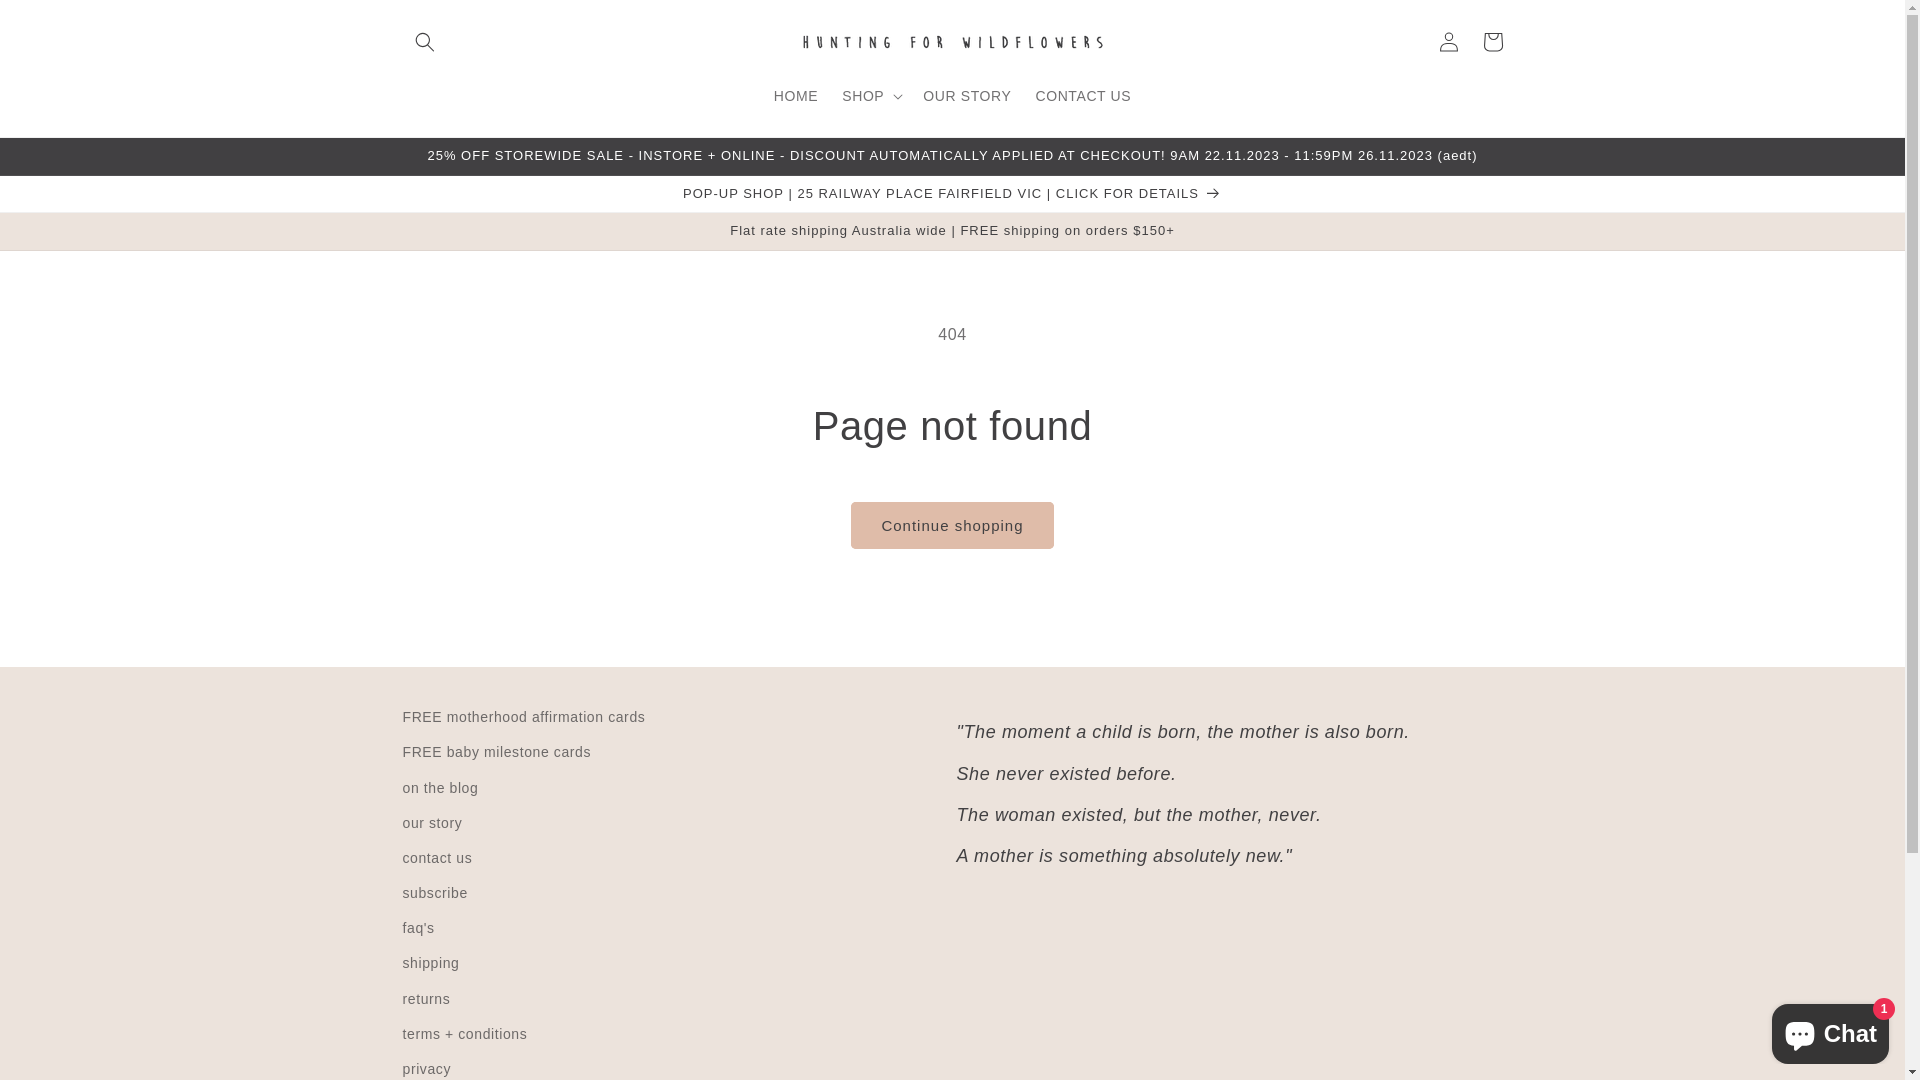 This screenshot has width=1920, height=1080. Describe the element at coordinates (496, 752) in the screenshot. I see `'FREE baby milestone cards'` at that location.